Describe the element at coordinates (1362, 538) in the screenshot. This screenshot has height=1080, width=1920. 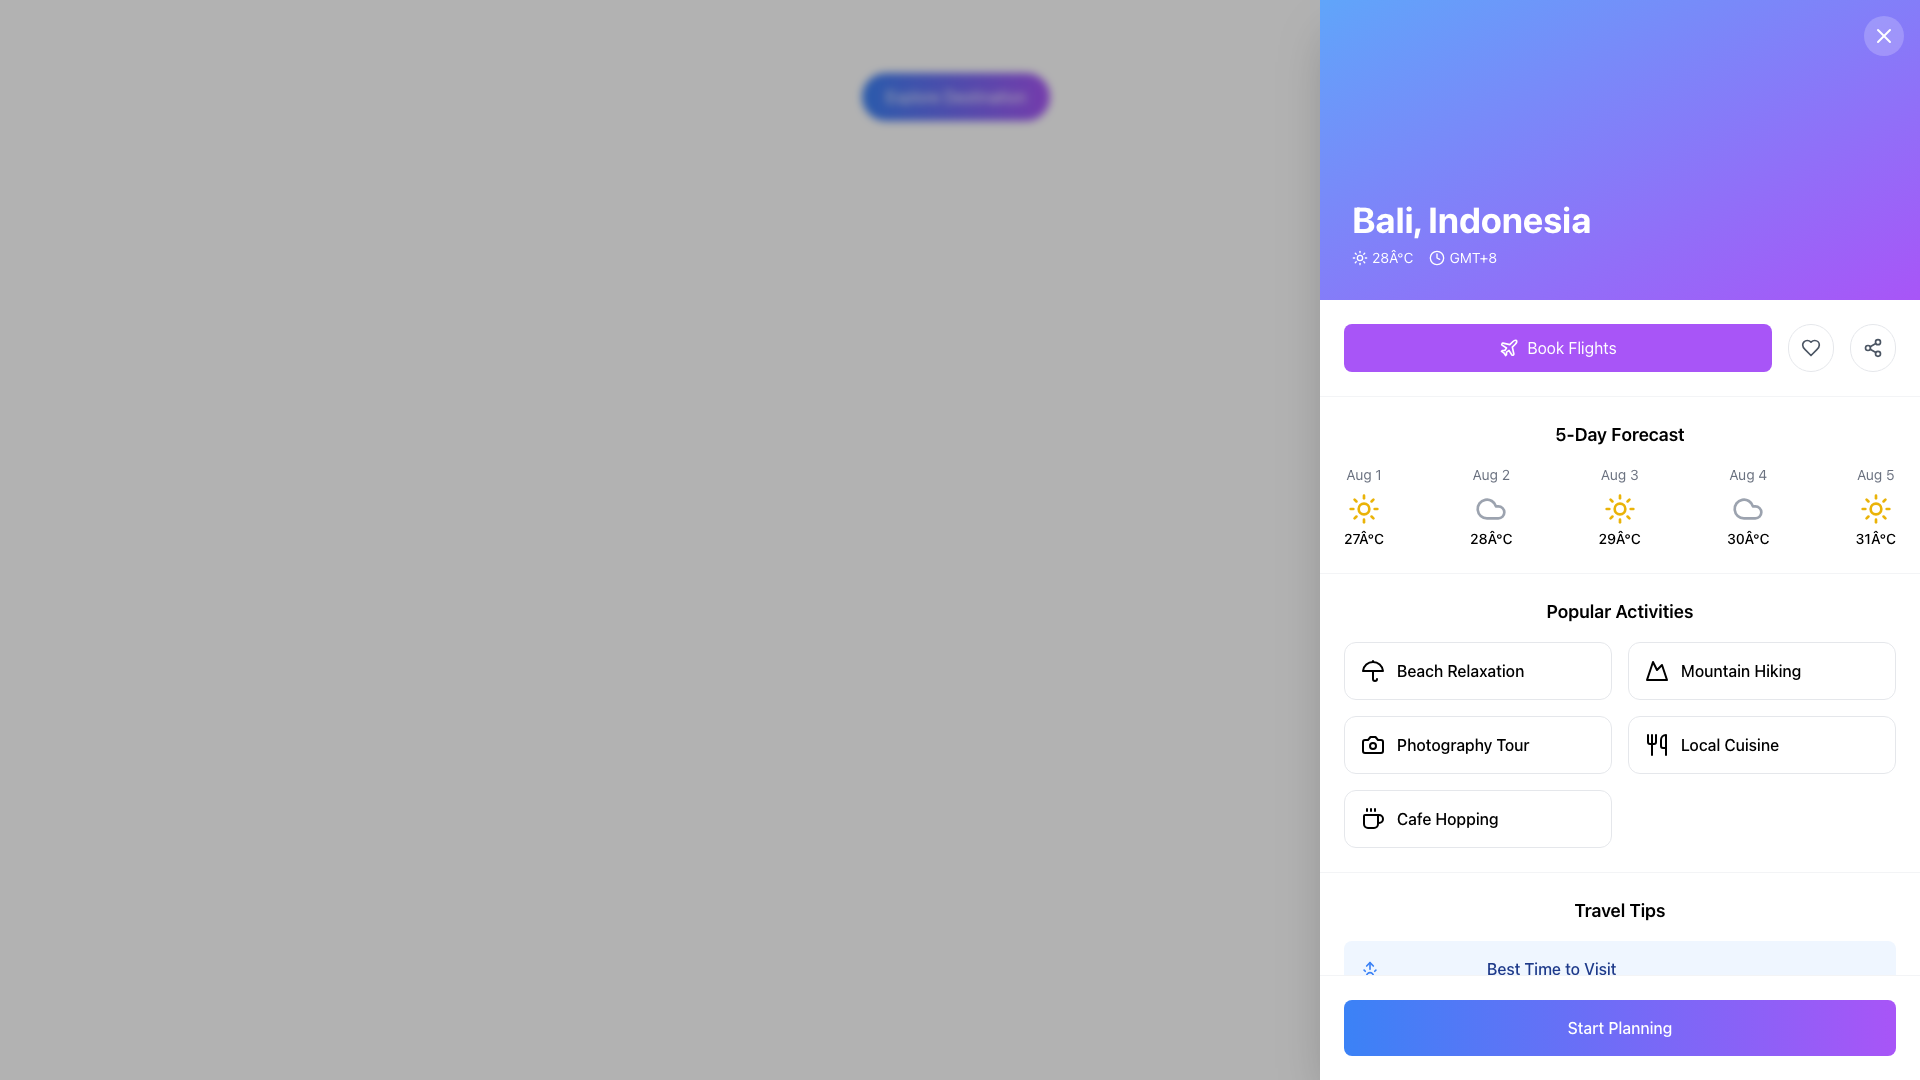
I see `the static text element displaying '27°C', which is styled with a medium-small font and located below the sun icon in the first column of the 5-day forecast grid` at that location.